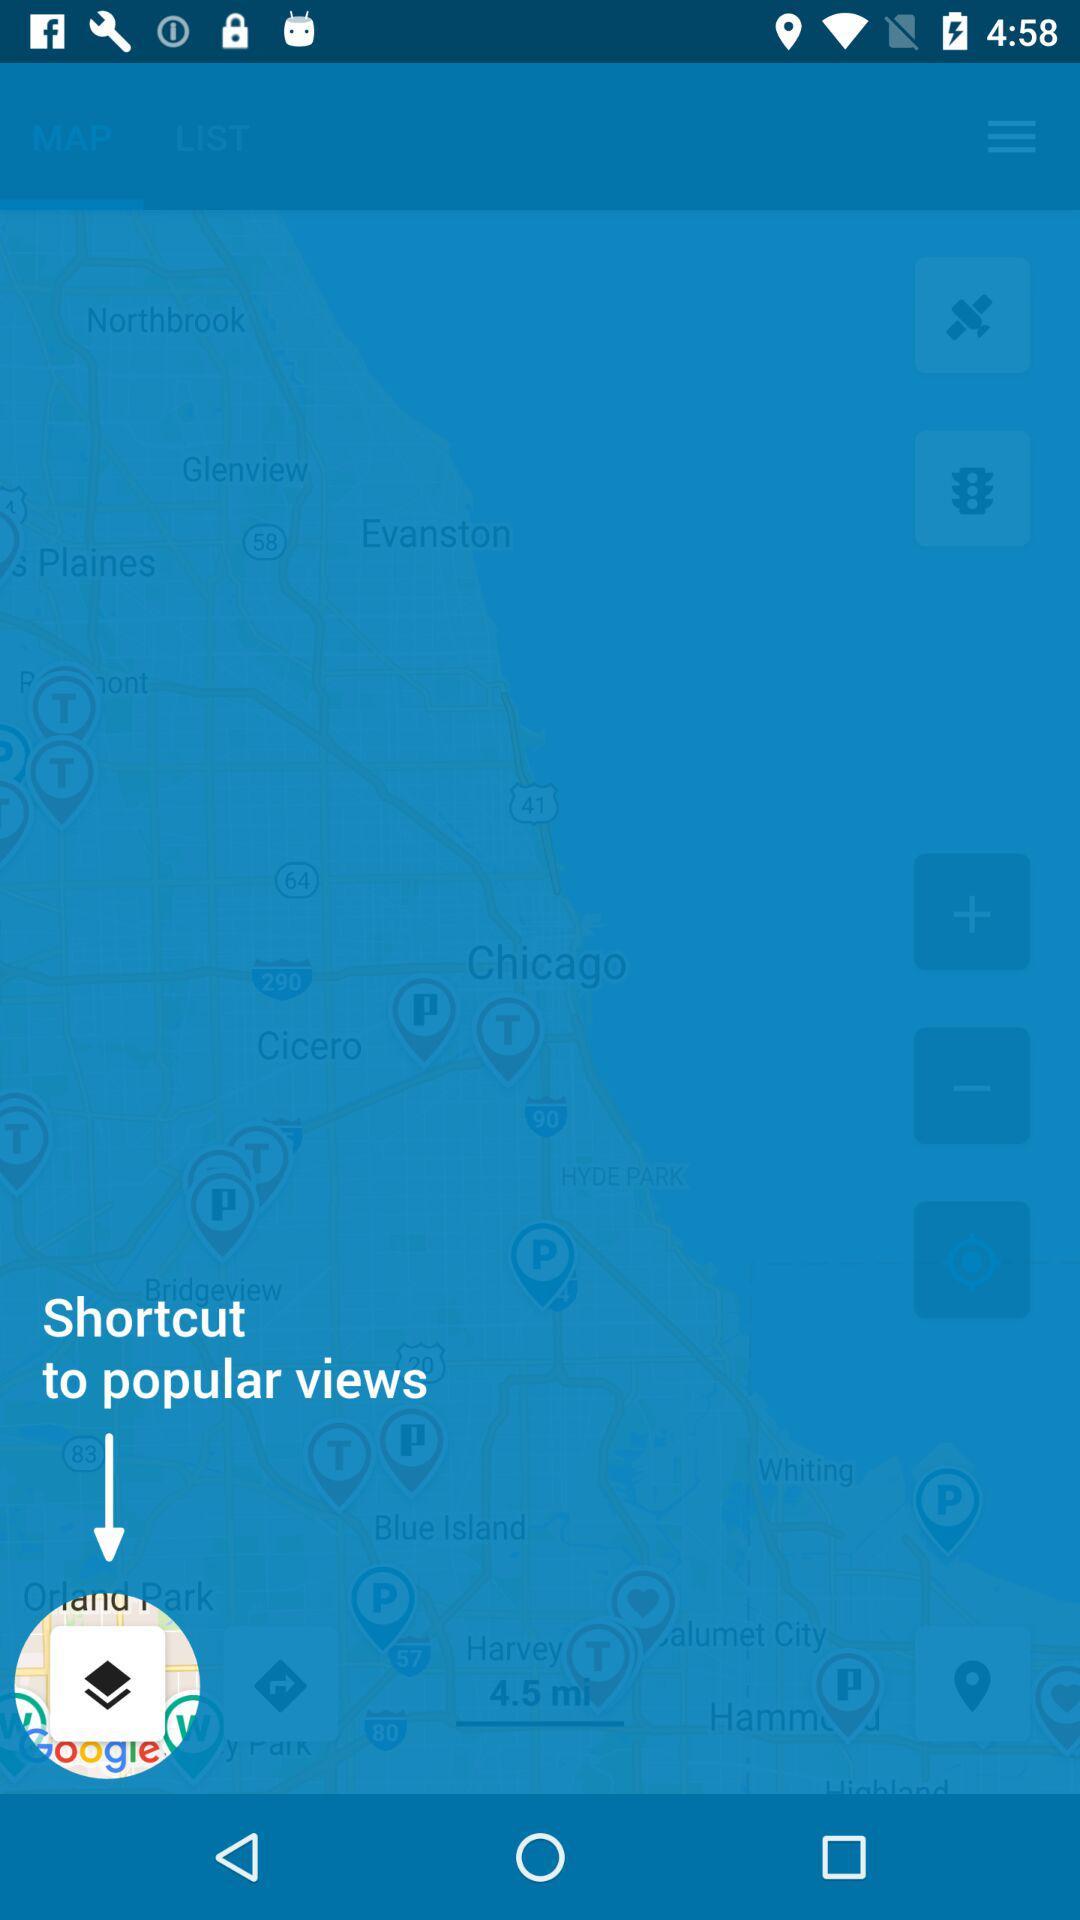 The width and height of the screenshot is (1080, 1920). Describe the element at coordinates (971, 316) in the screenshot. I see `satilite` at that location.